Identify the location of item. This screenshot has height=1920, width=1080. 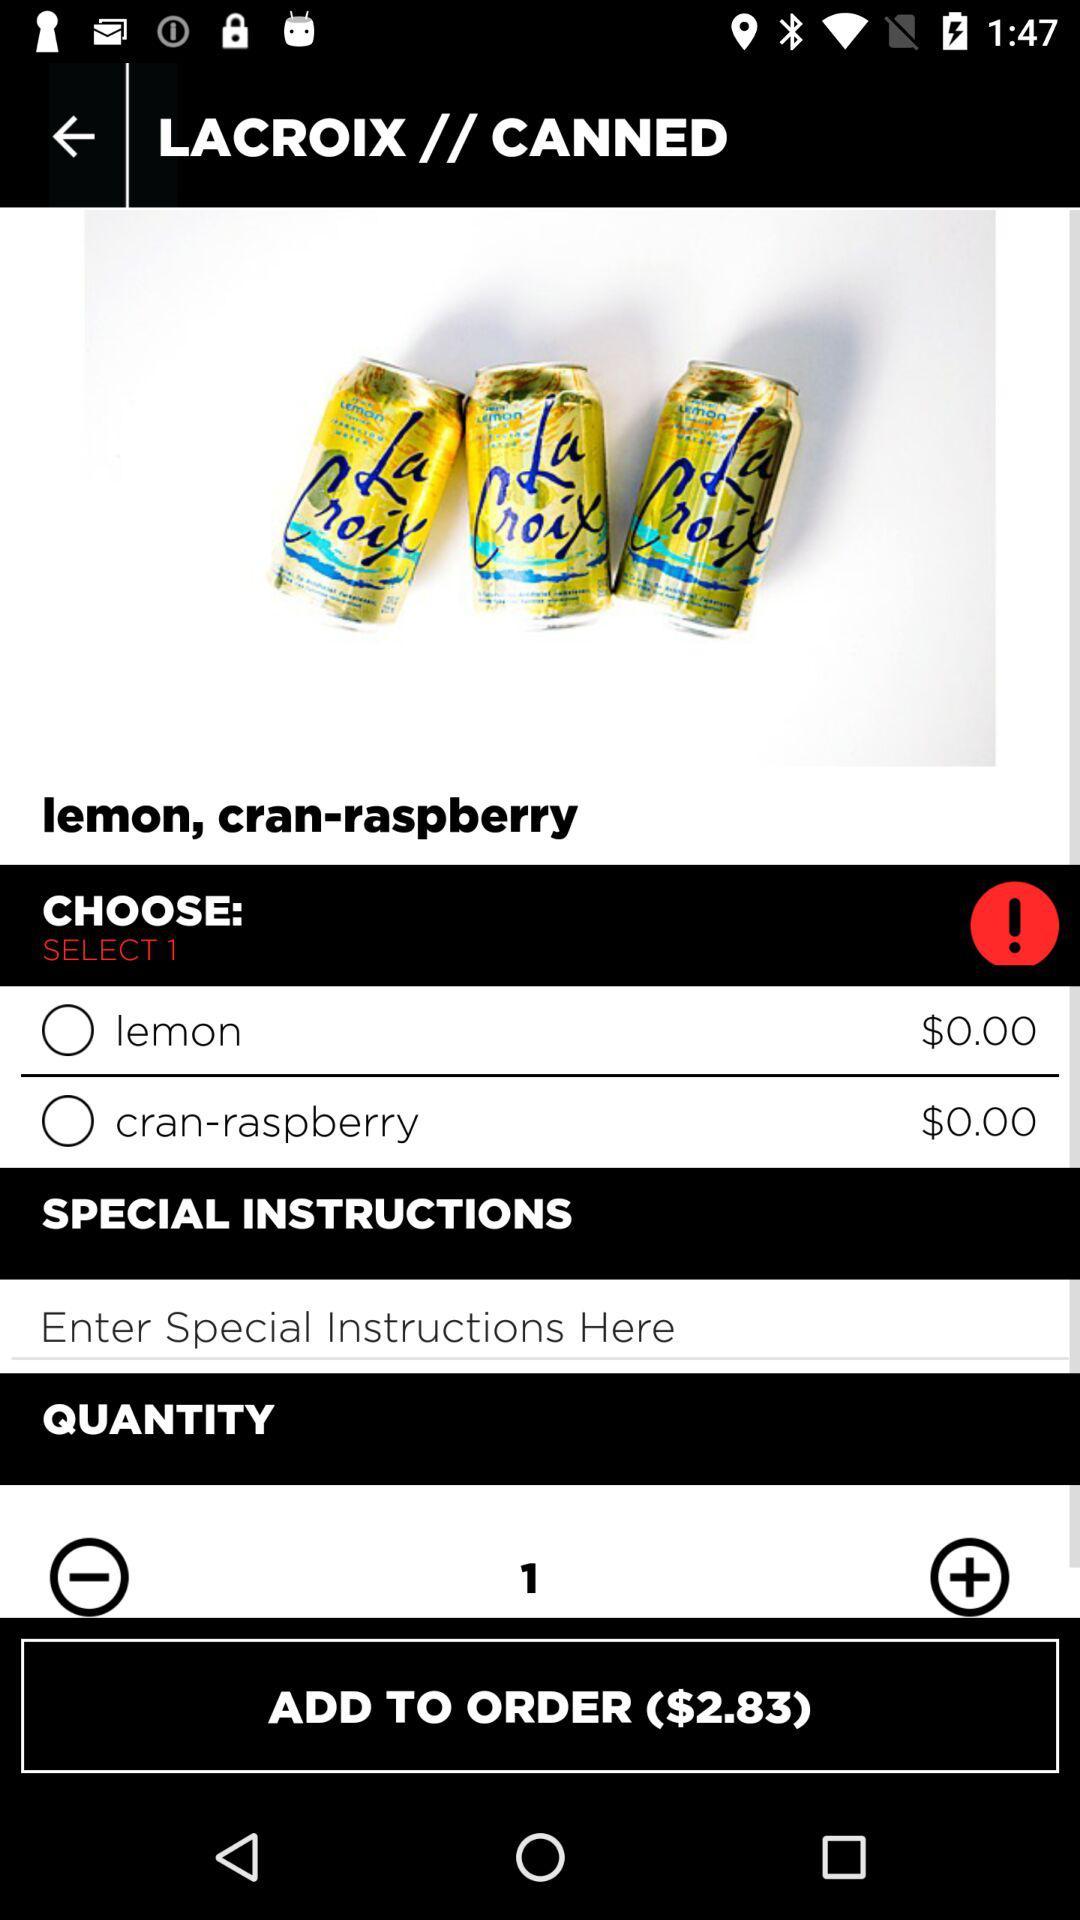
(66, 1030).